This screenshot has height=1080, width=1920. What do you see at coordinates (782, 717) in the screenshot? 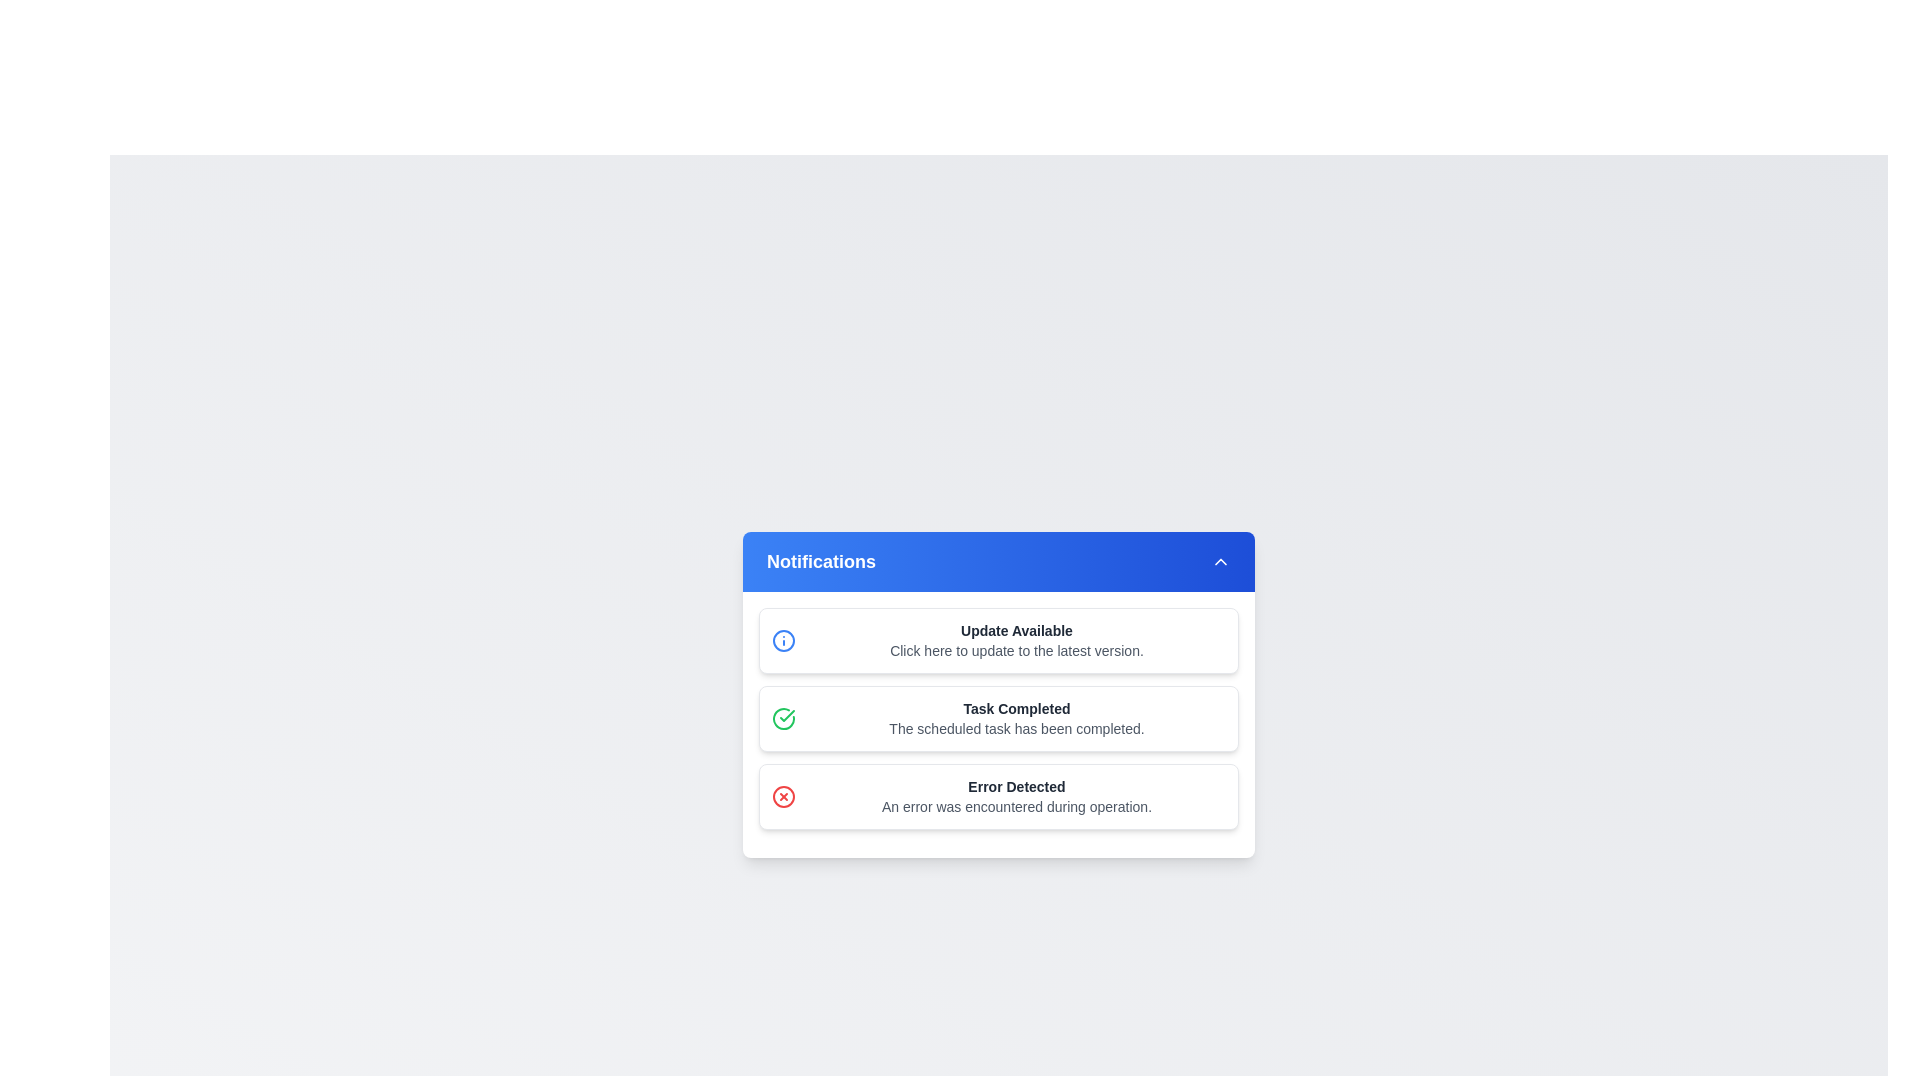
I see `the success icon representing task completion, located to the left of the 'Task Completed' text in the notification panel` at bounding box center [782, 717].